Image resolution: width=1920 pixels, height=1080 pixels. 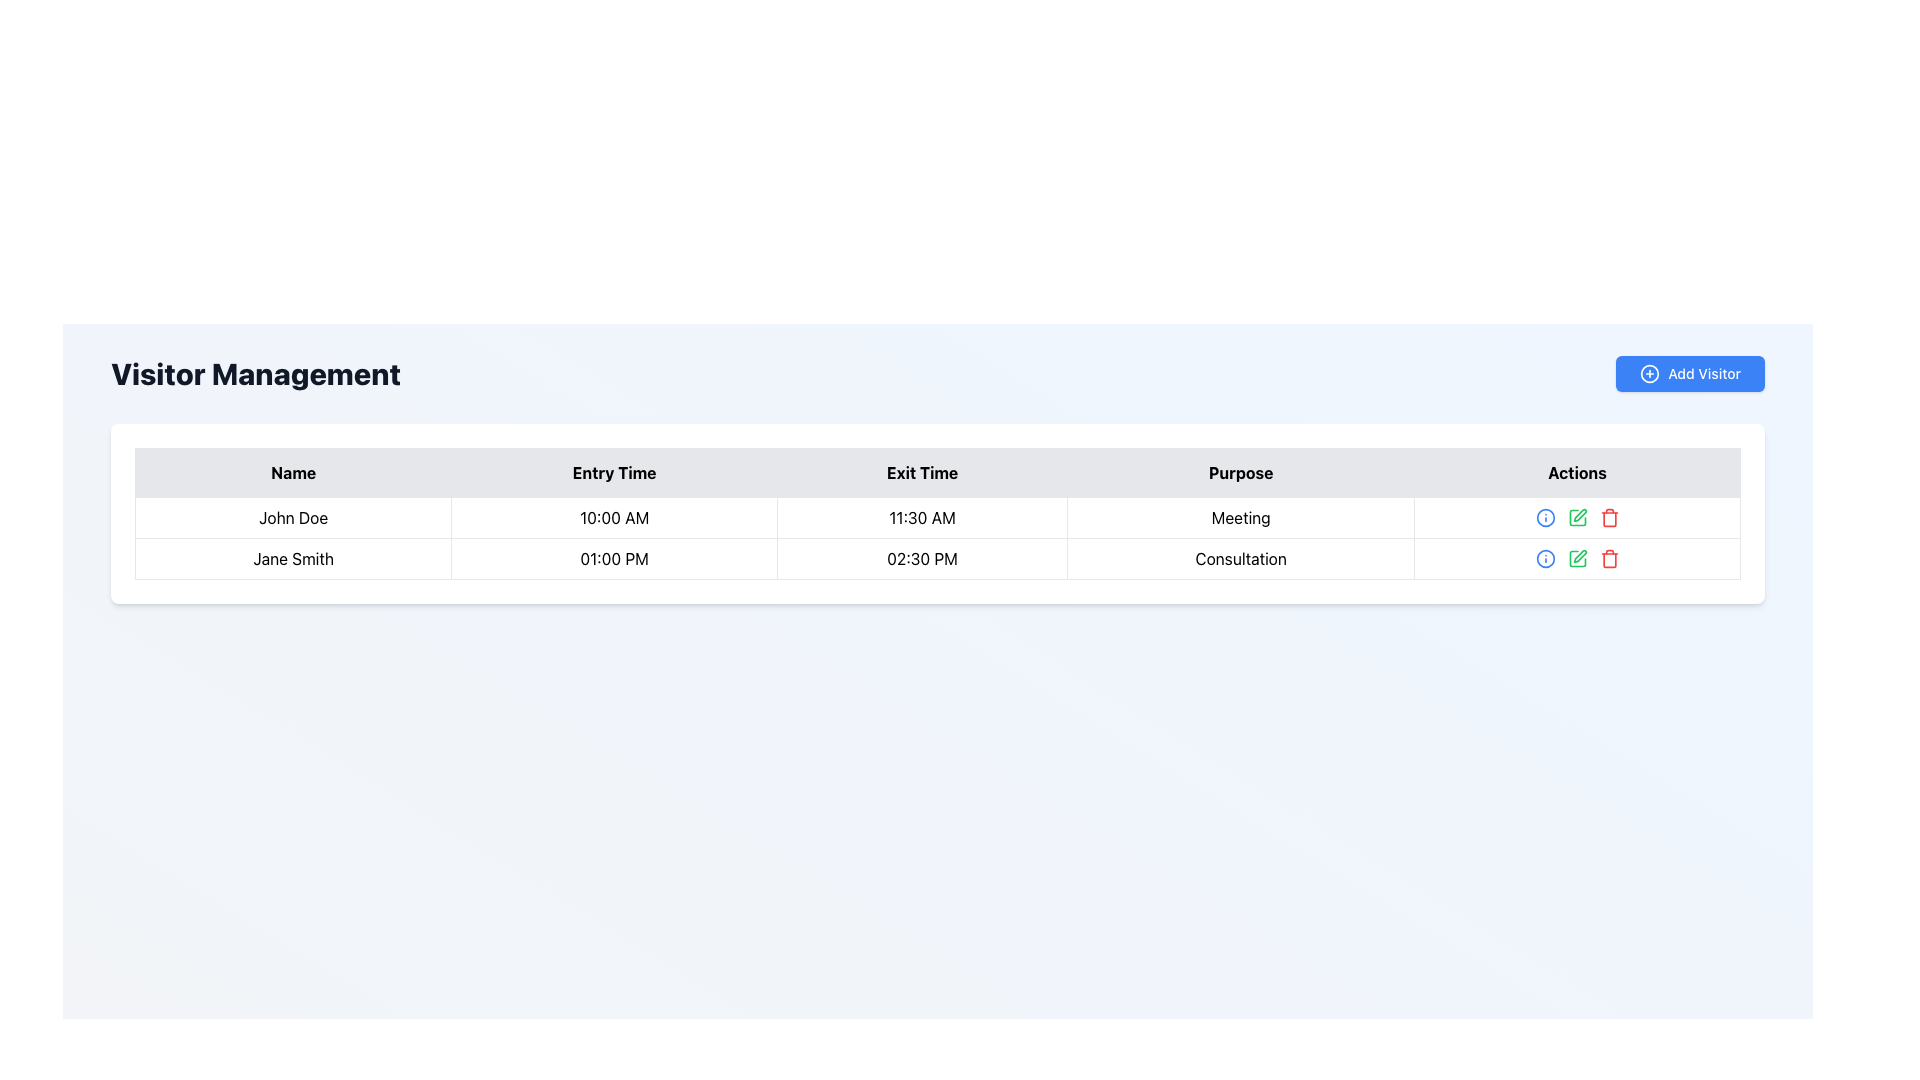 What do you see at coordinates (1688, 374) in the screenshot?
I see `the 'Add Visitor' button, which has a blue background, white text, rounded corners, and an icon of a circle with a plus sign` at bounding box center [1688, 374].